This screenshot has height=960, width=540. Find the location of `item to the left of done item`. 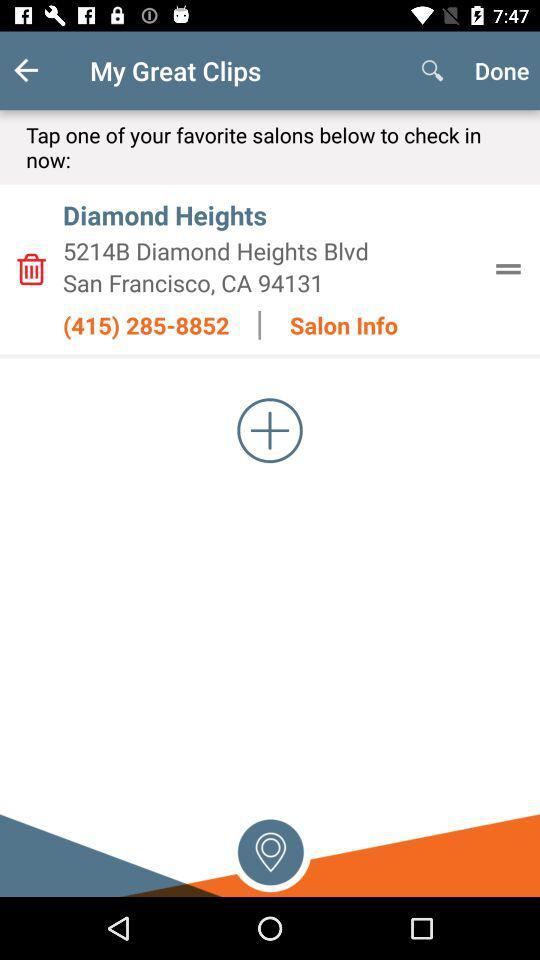

item to the left of done item is located at coordinates (431, 70).